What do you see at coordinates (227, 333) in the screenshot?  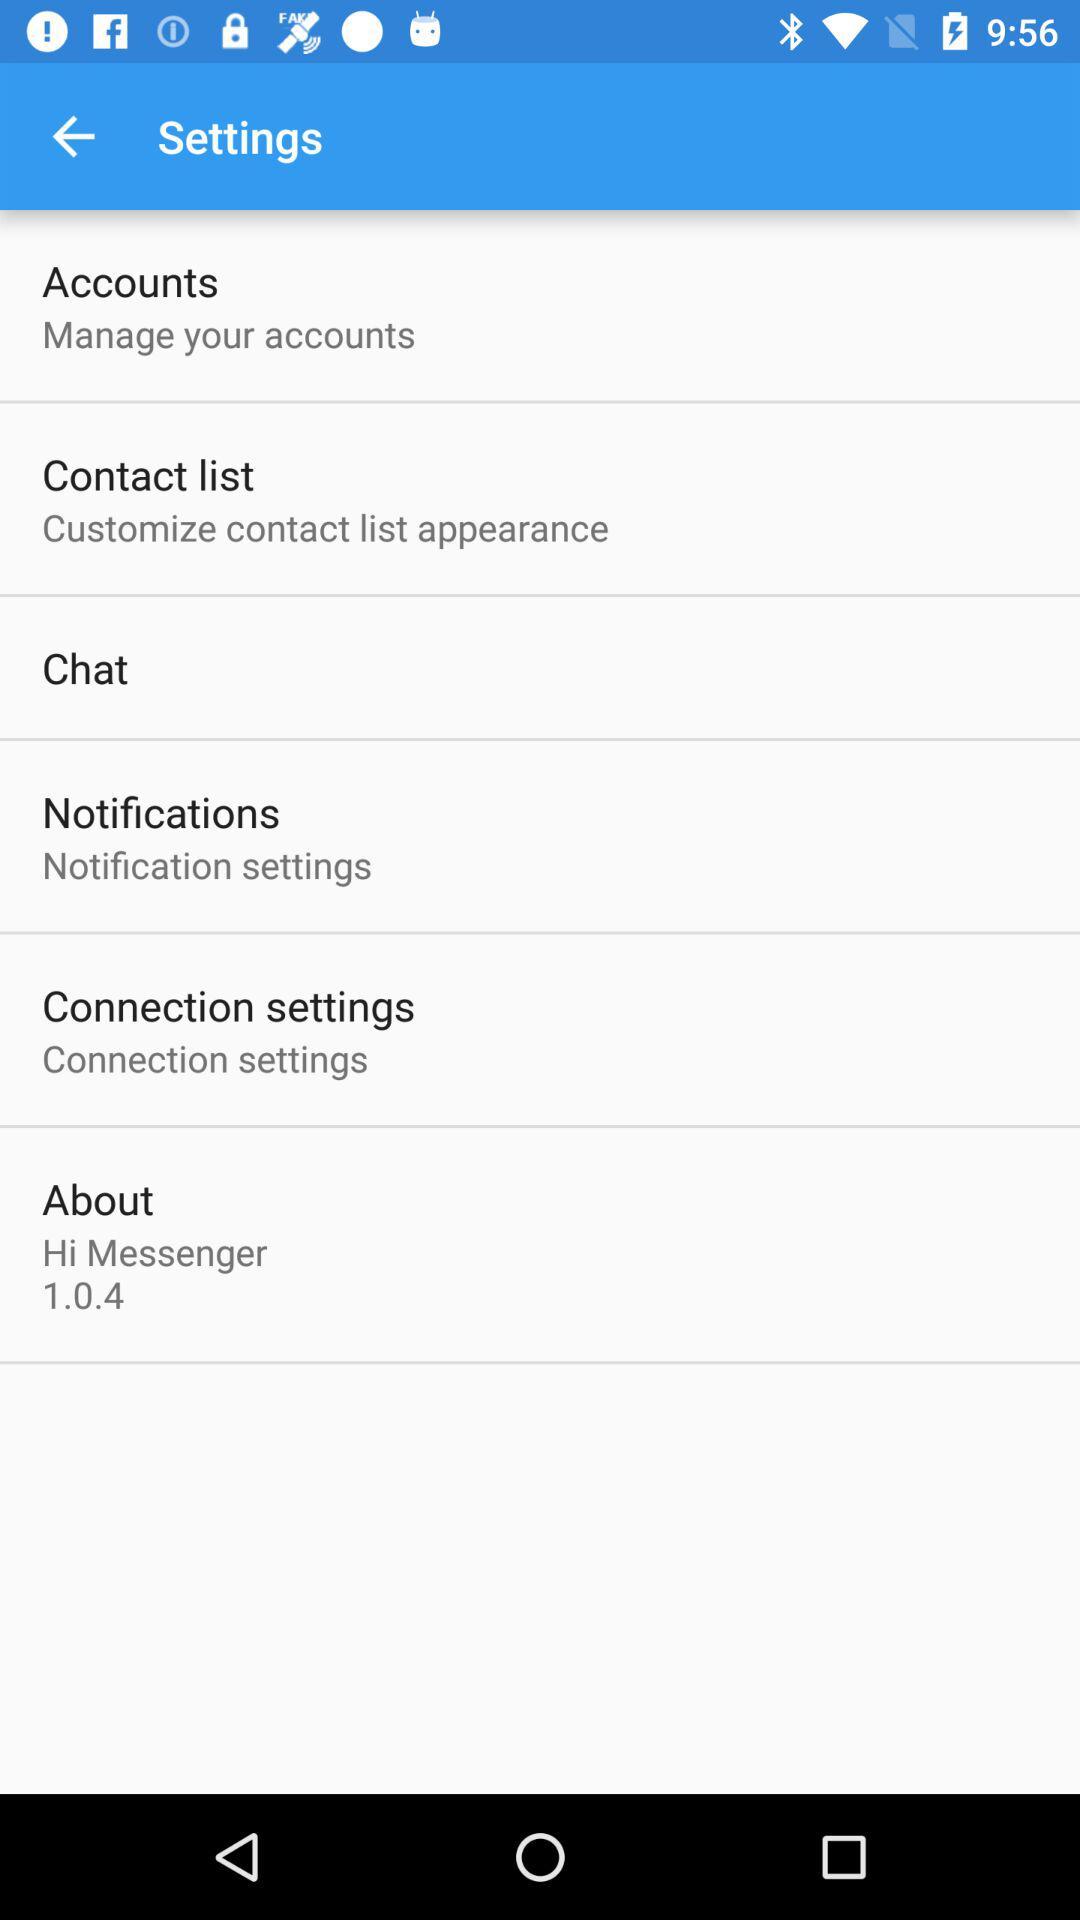 I see `the manage your accounts` at bounding box center [227, 333].